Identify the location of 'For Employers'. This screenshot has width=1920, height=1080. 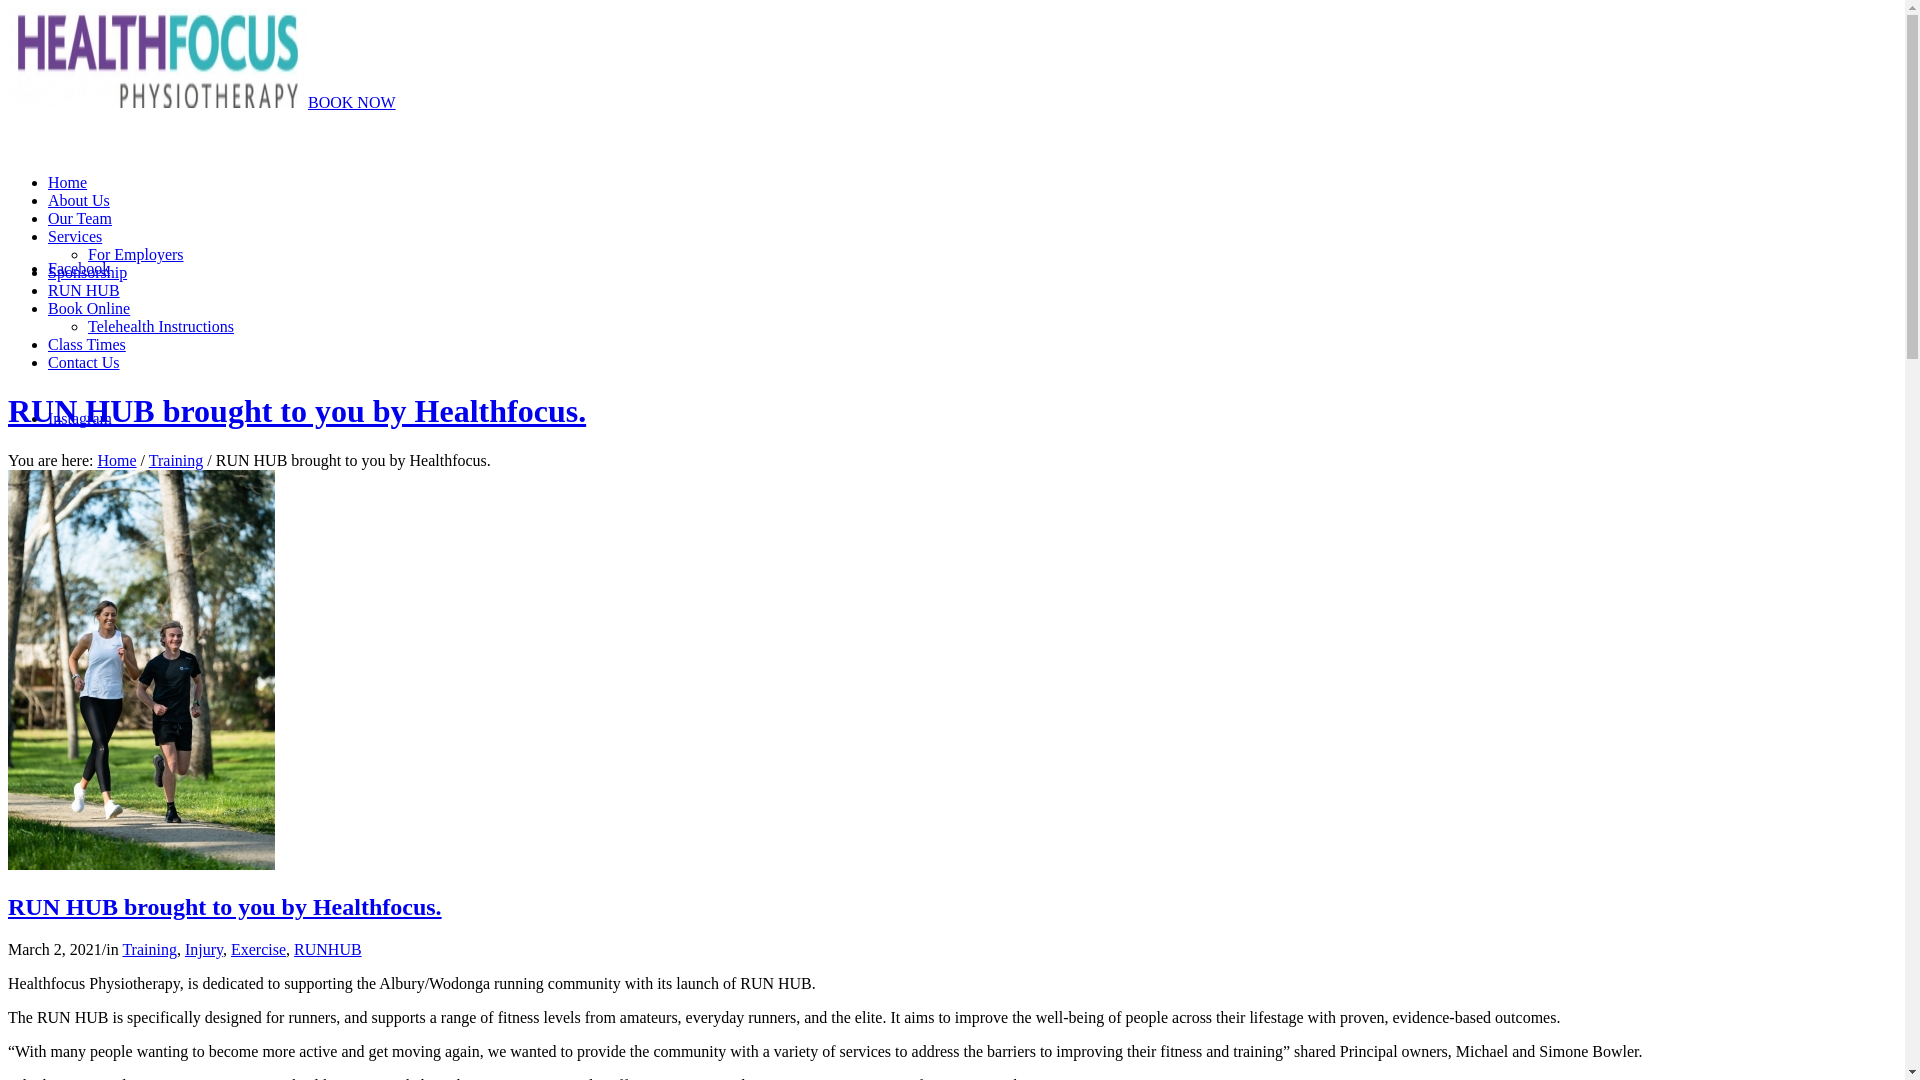
(134, 253).